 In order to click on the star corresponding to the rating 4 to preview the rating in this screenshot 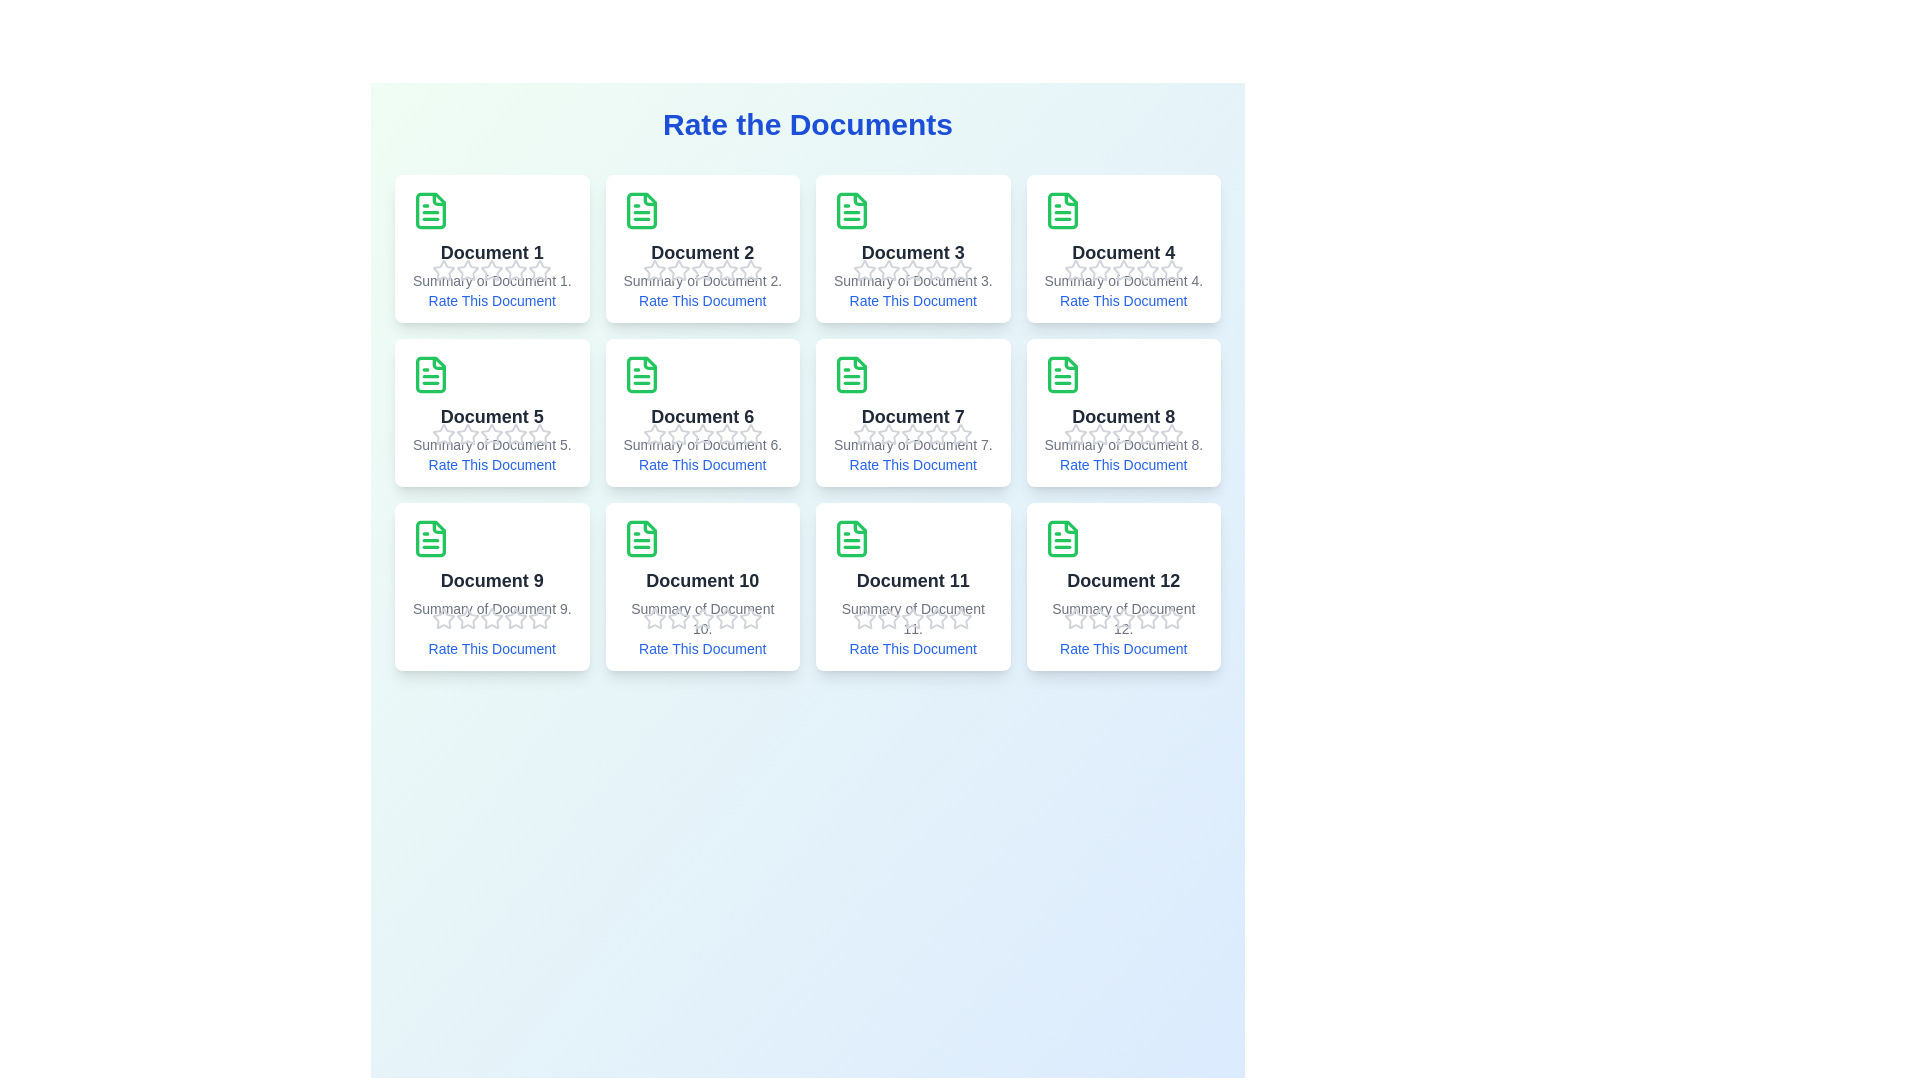, I will do `click(516, 270)`.